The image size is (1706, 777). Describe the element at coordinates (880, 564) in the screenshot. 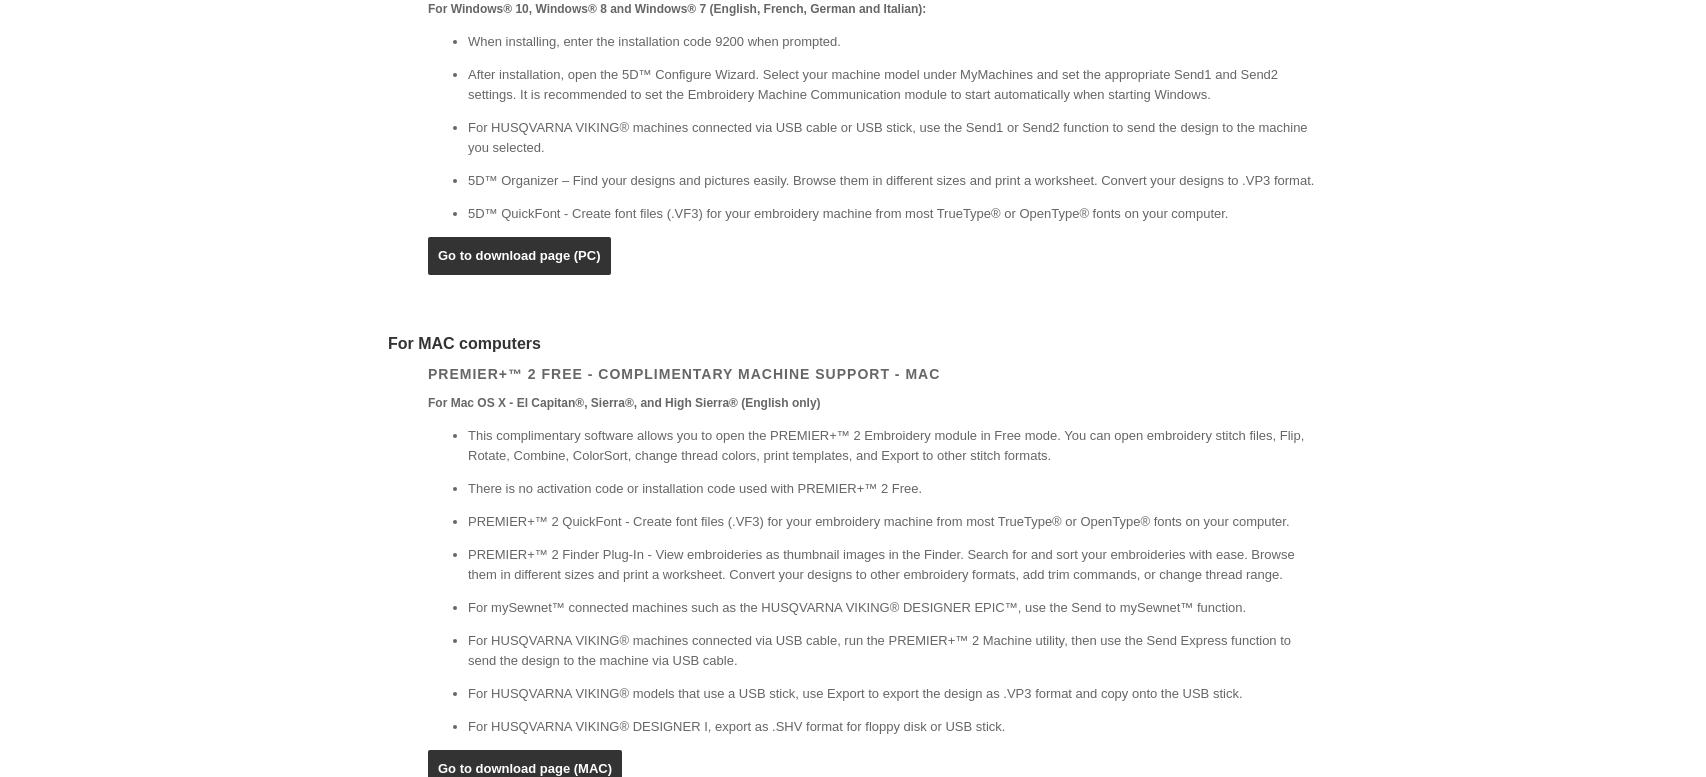

I see `'PREMIER+™ 2 Finder Plug-In - View embroideries as thumbnail images in the Finder. Search for and sort your embroideries with ease. Browse them in different sizes and print a worksheet. Convert your designs to other embroidery formats, add trim commands, or change thread range.'` at that location.